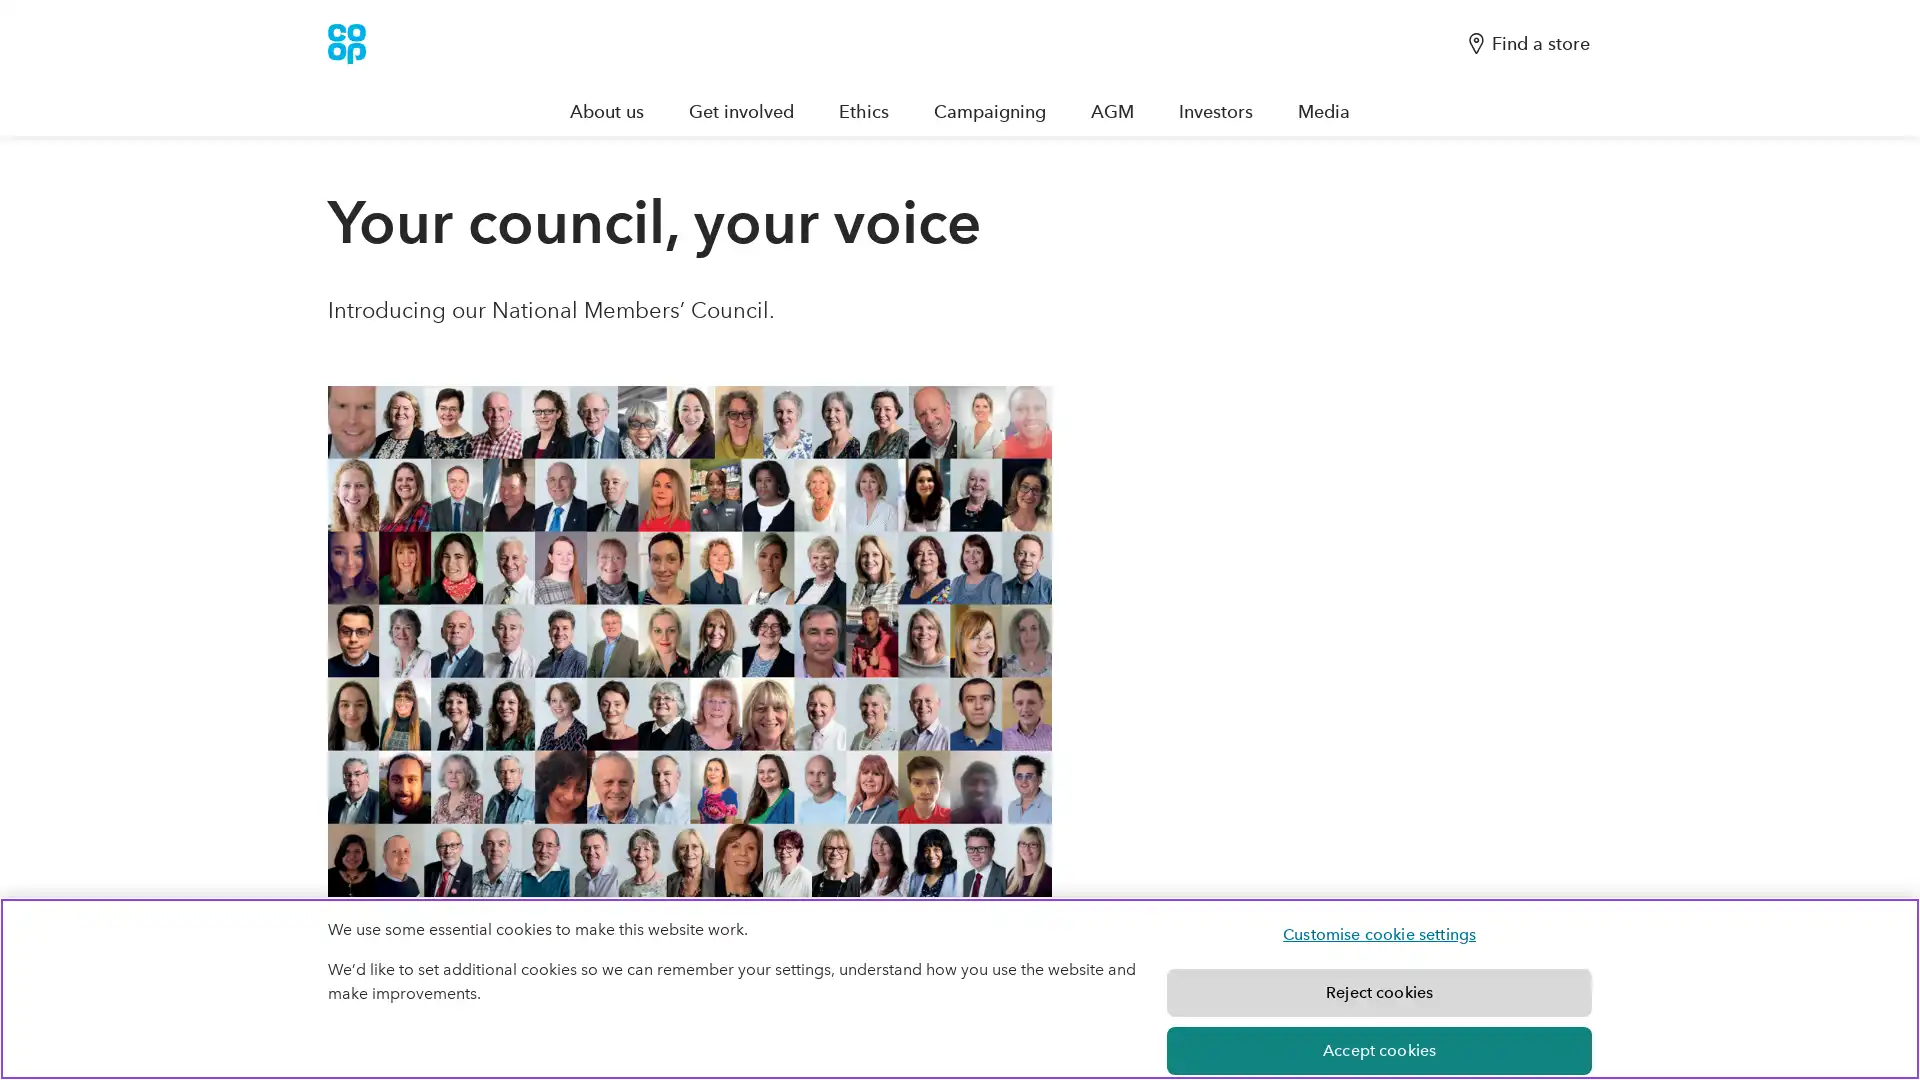 The image size is (1920, 1080). Describe the element at coordinates (1377, 934) in the screenshot. I see `Customise cookie settings` at that location.